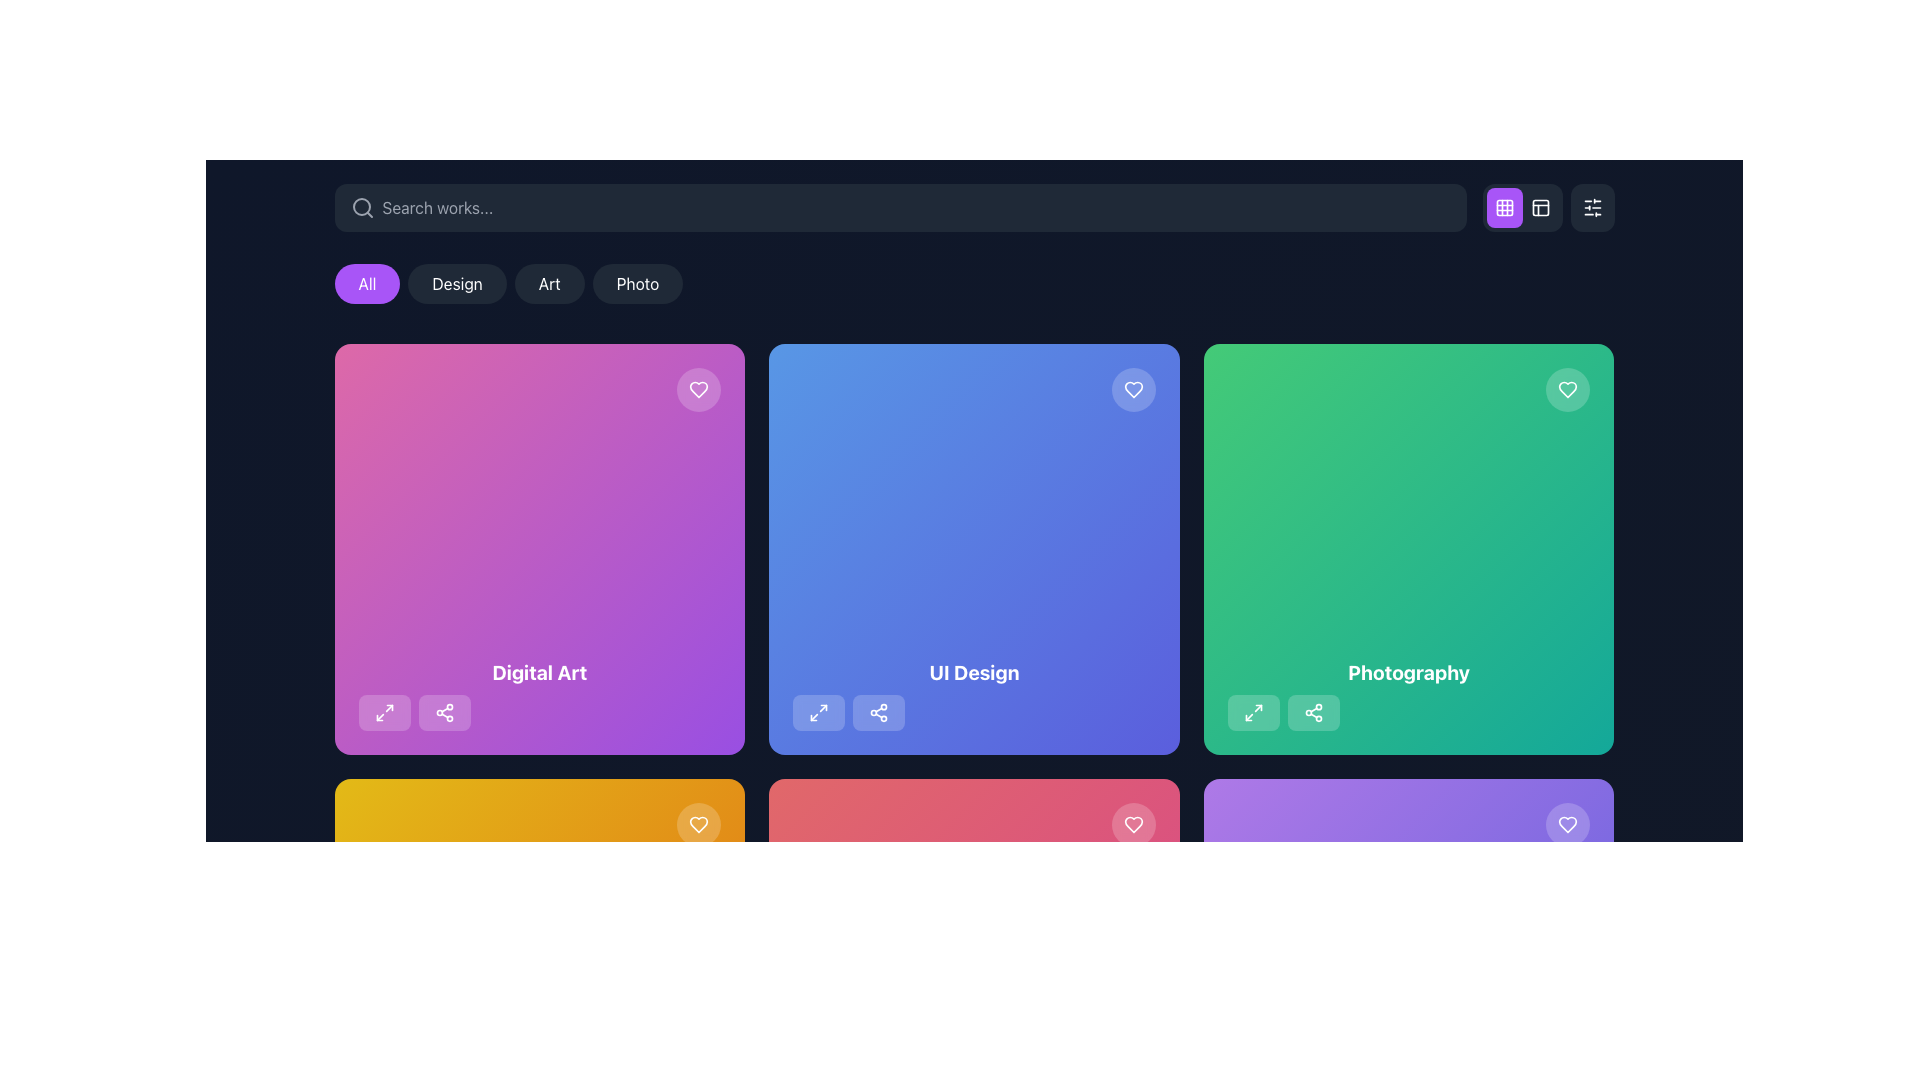 The height and width of the screenshot is (1080, 1920). Describe the element at coordinates (443, 711) in the screenshot. I see `the sharing icon located as the second button from the left in the rounded rectangle overlay at the bottom left corner of the 'Digital Art' card` at that location.